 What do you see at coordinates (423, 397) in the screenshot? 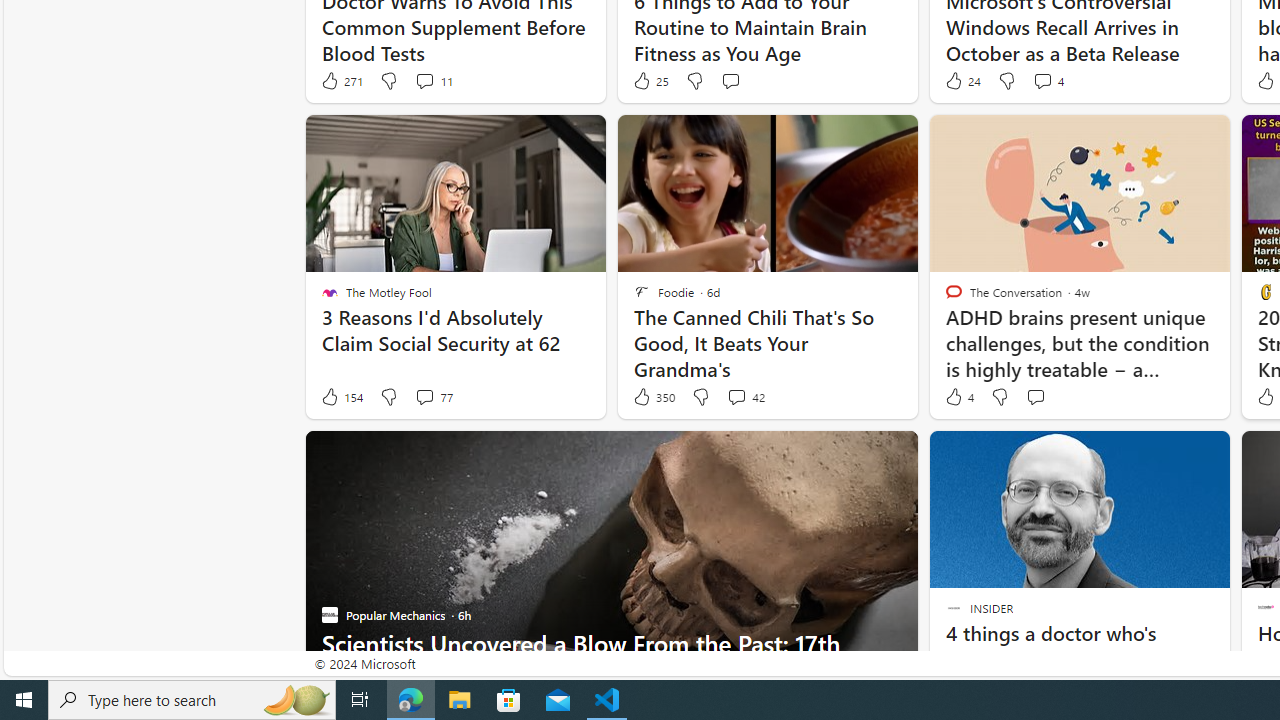
I see `'View comments 77 Comment'` at bounding box center [423, 397].